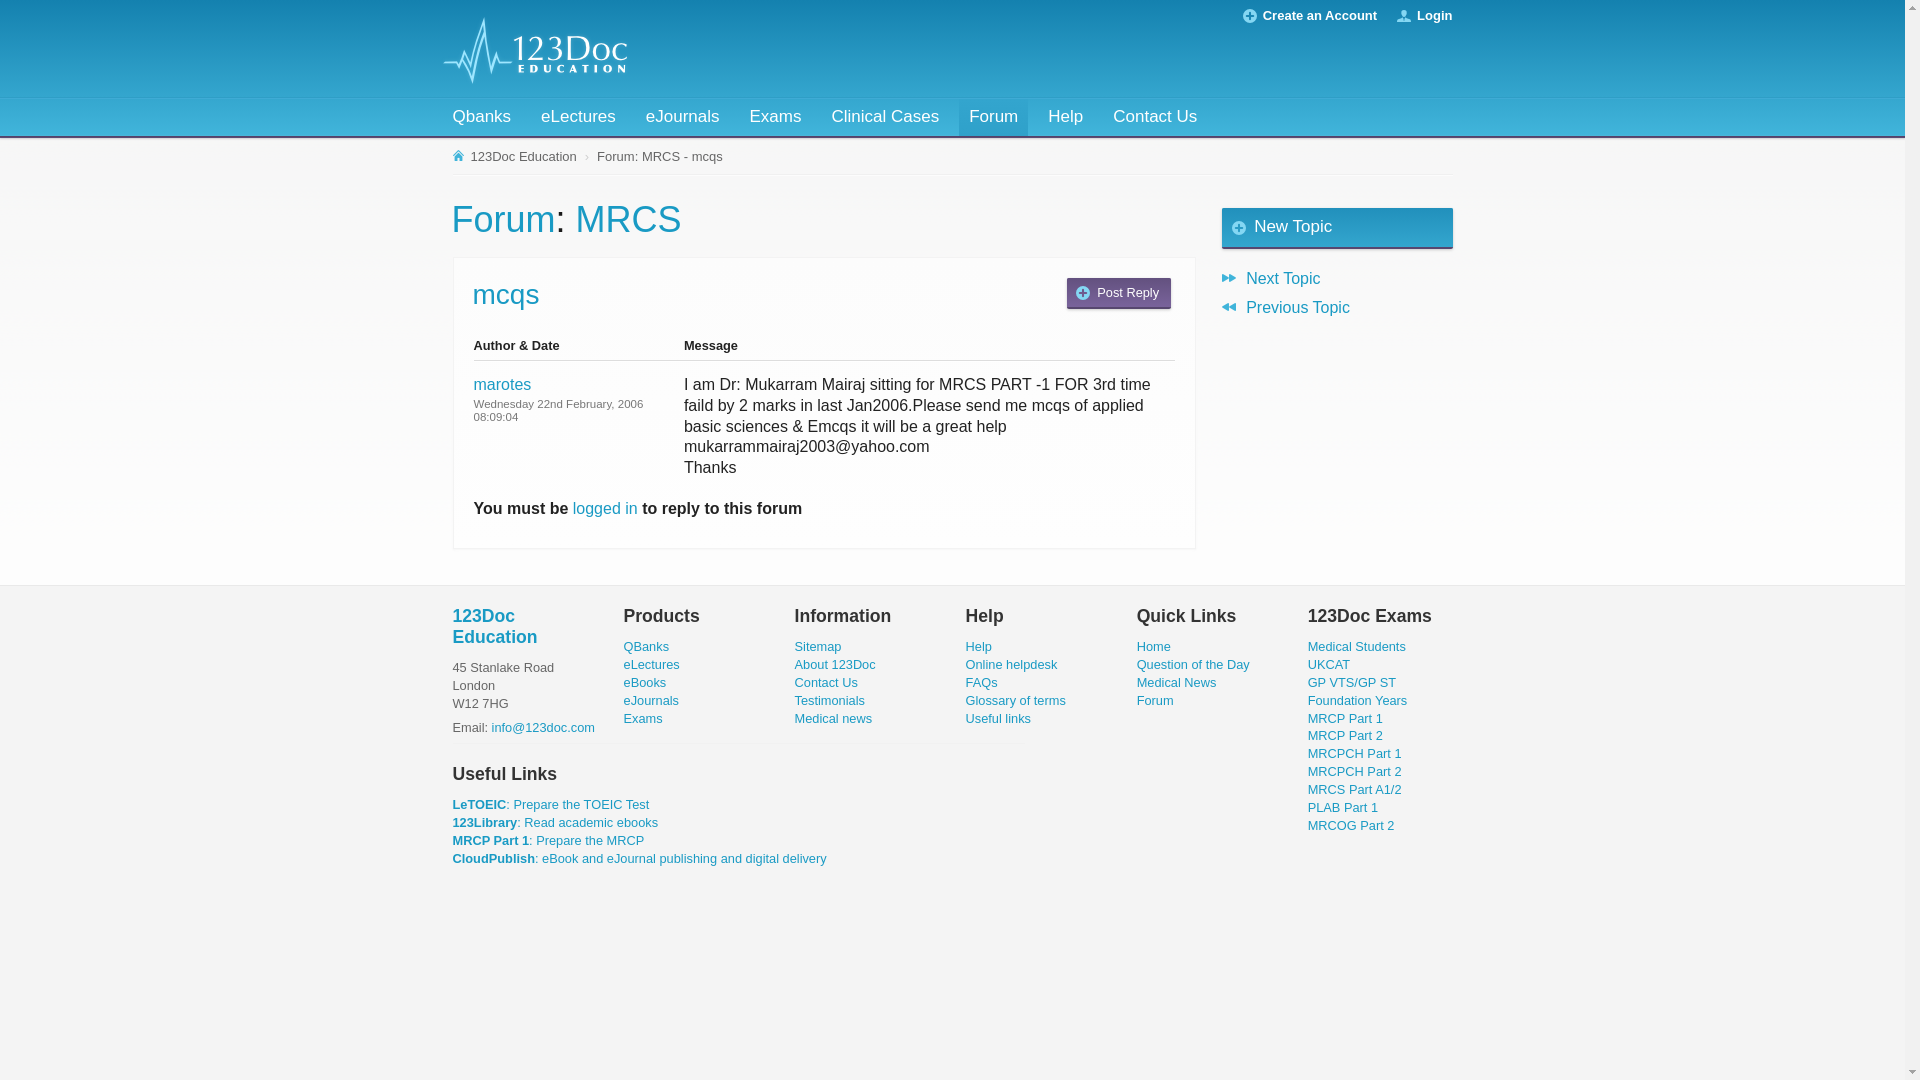 This screenshot has height=1080, width=1920. What do you see at coordinates (818, 646) in the screenshot?
I see `'Sitemap'` at bounding box center [818, 646].